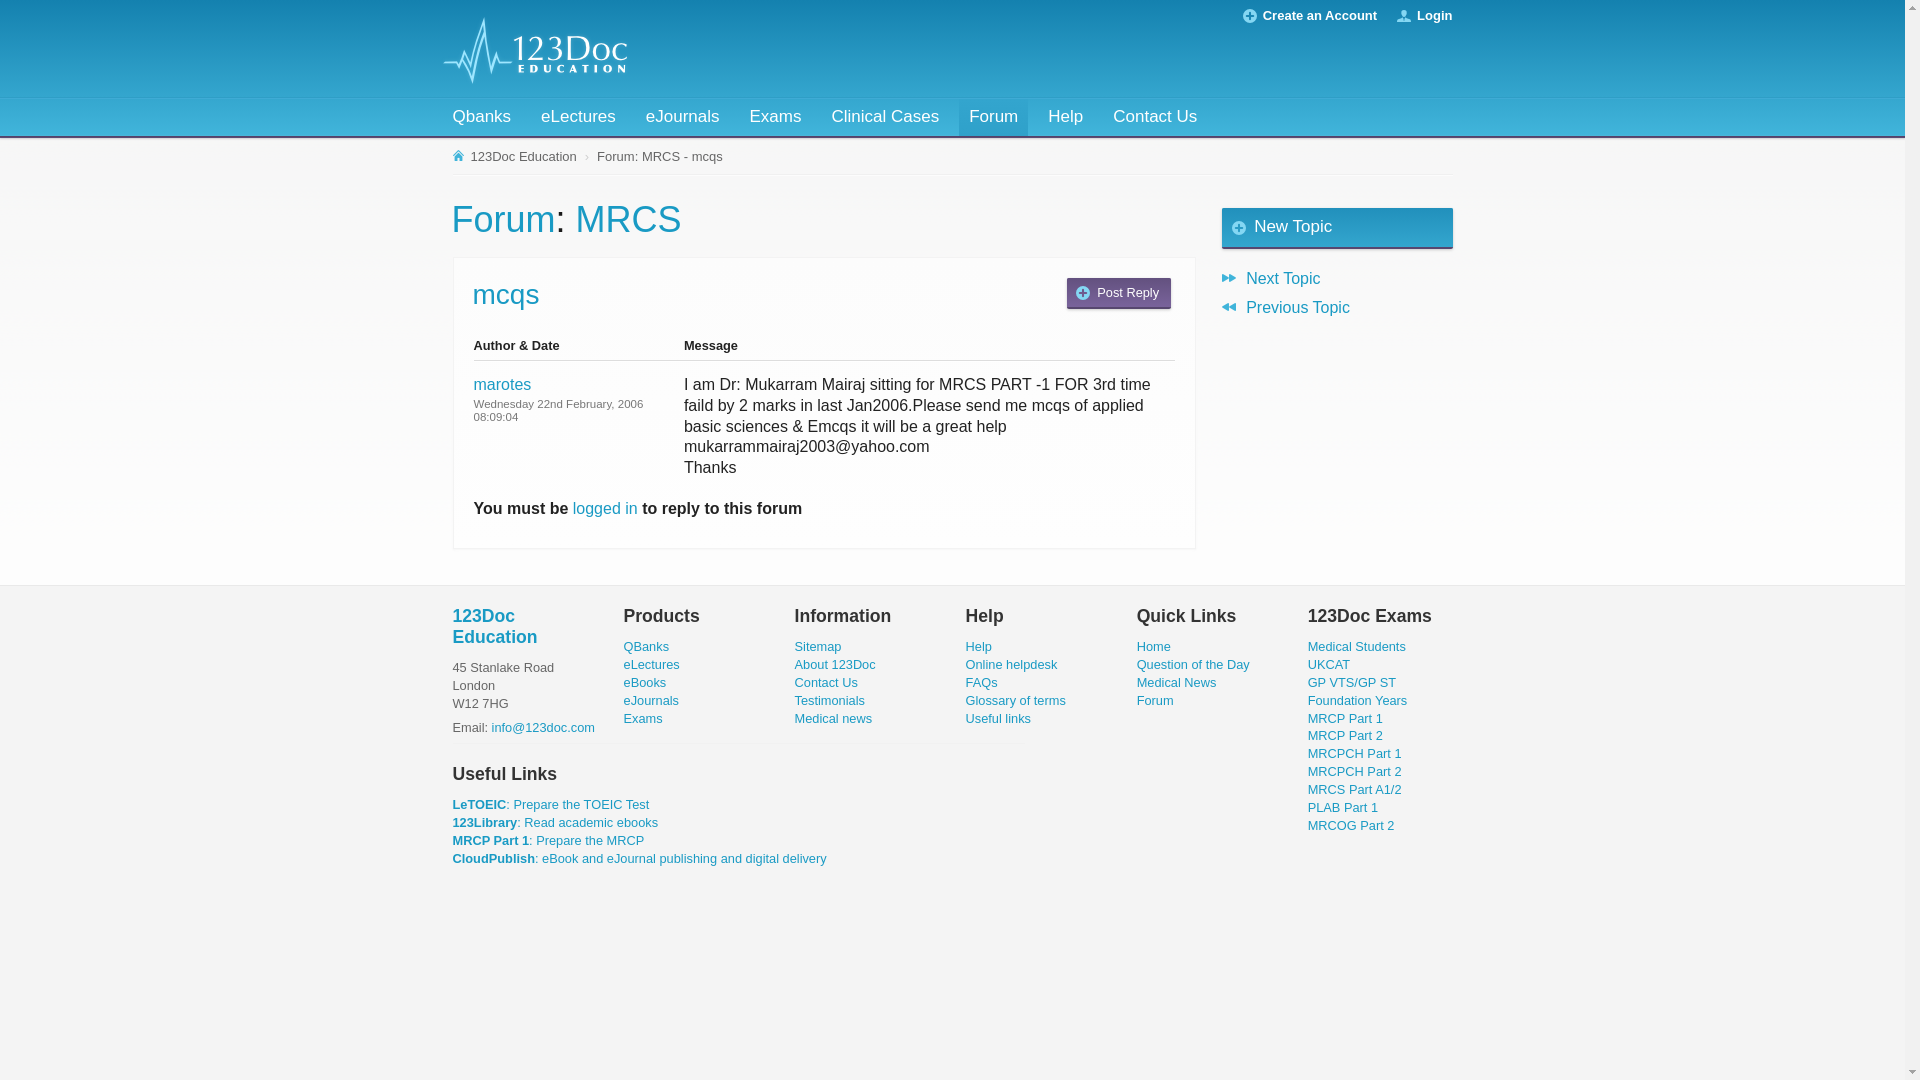 This screenshot has height=1080, width=1920. What do you see at coordinates (818, 646) in the screenshot?
I see `'Sitemap'` at bounding box center [818, 646].